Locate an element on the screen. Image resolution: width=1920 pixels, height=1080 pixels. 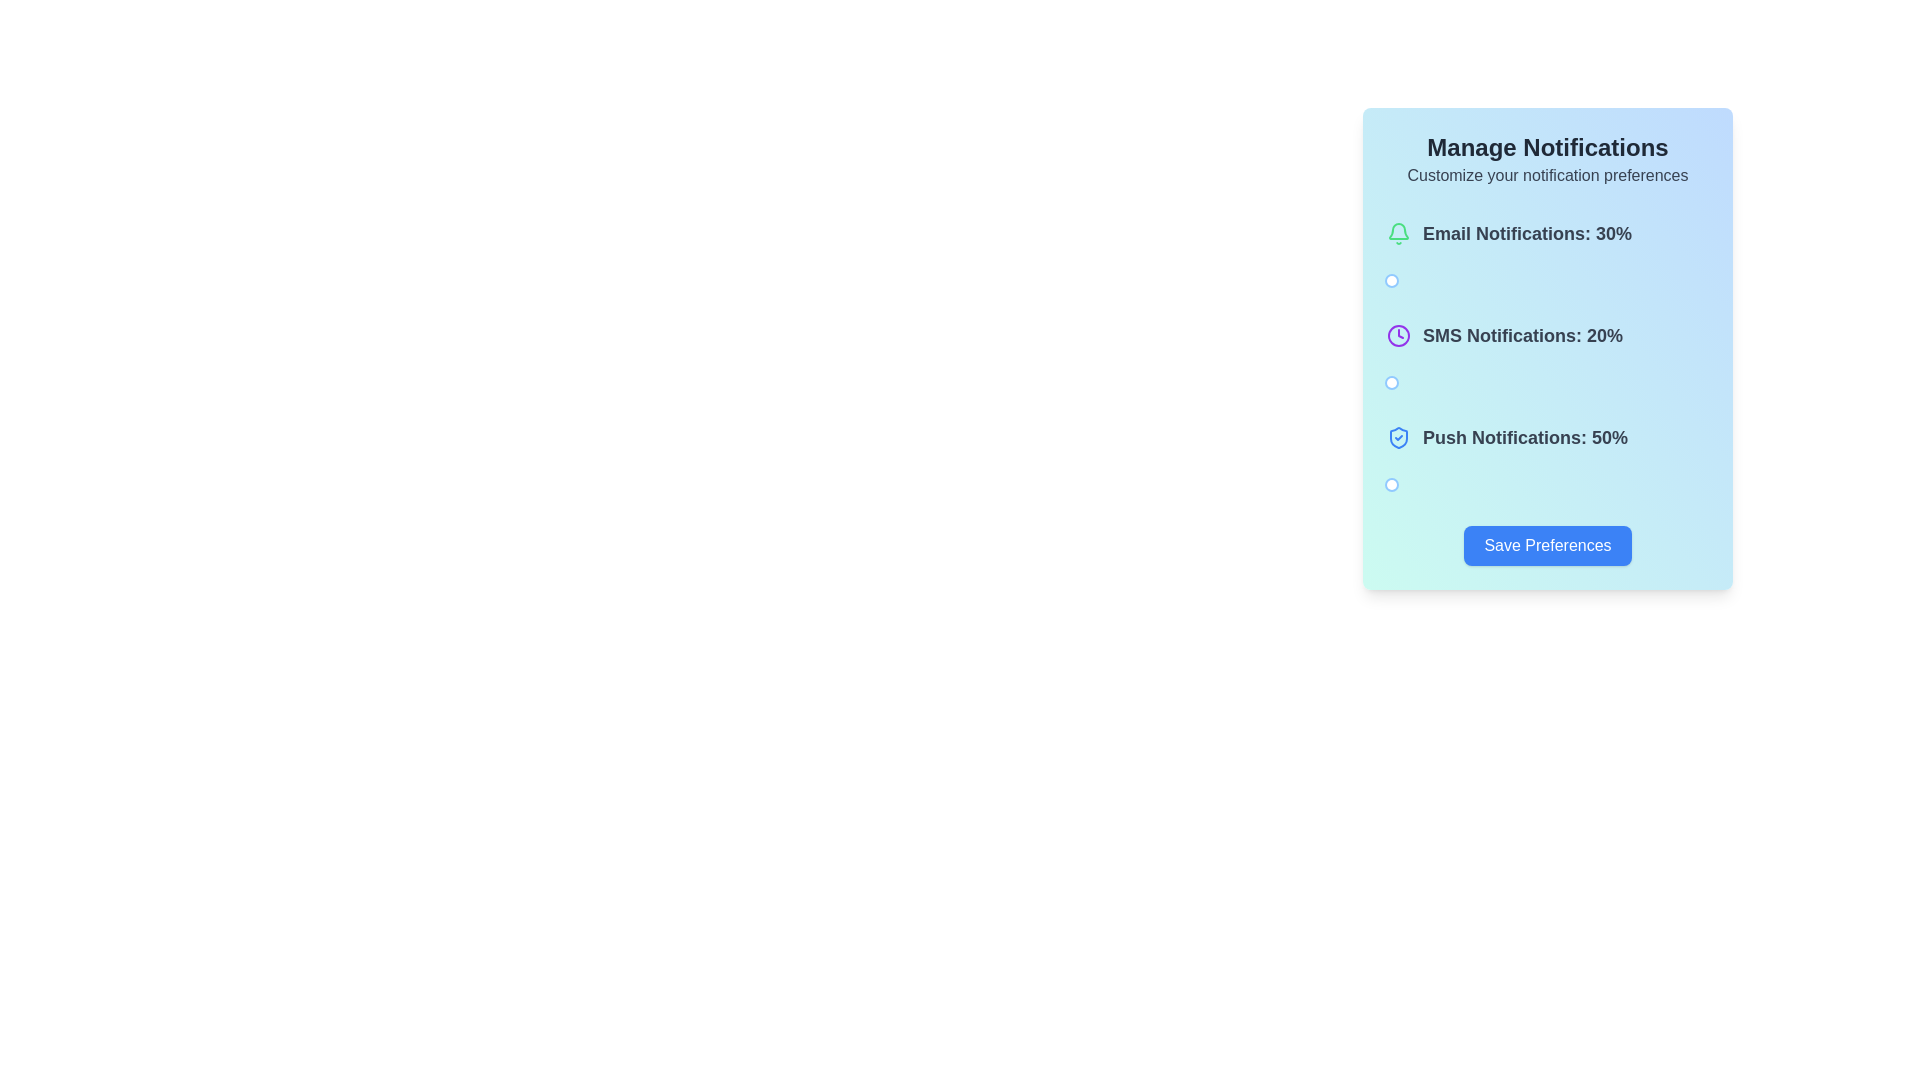
the slider handle of the 'SMS Notifications: 20%' component is located at coordinates (1547, 361).